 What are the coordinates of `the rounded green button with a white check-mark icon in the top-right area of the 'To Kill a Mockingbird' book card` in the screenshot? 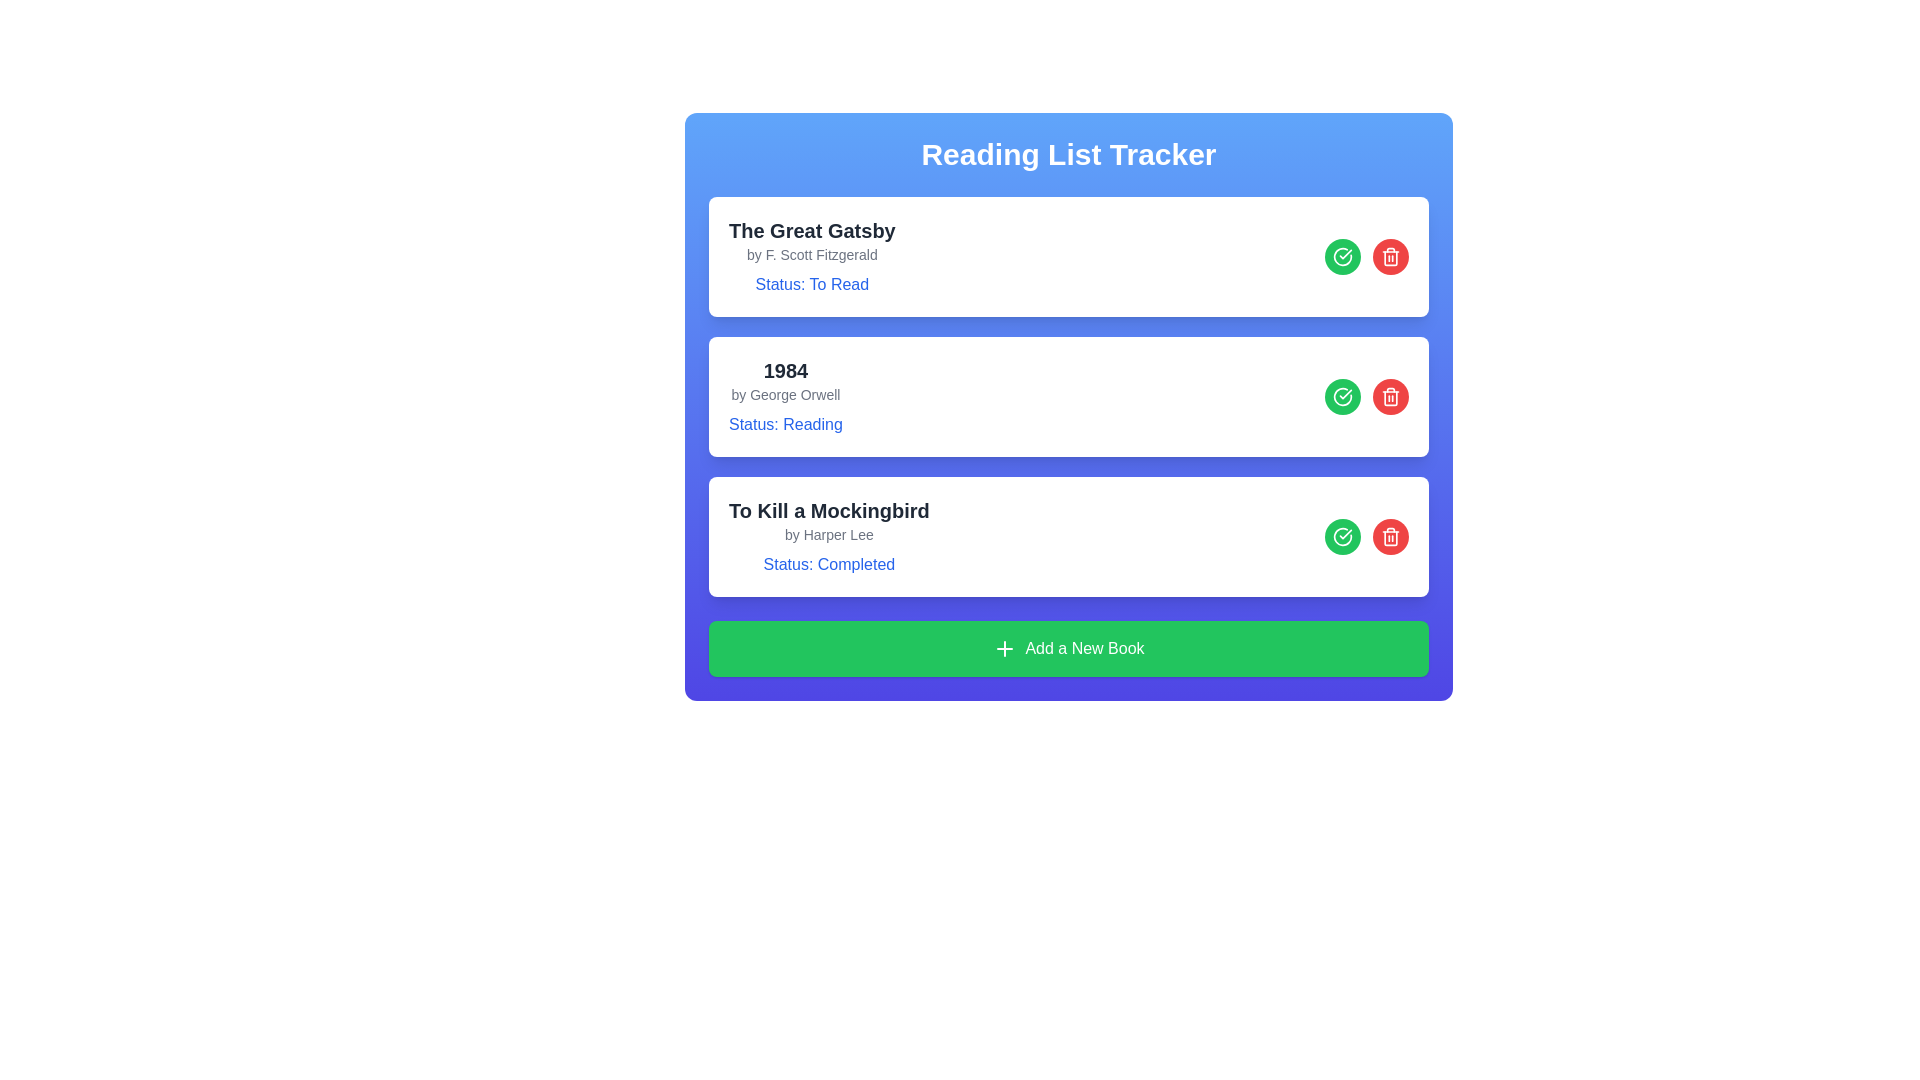 It's located at (1343, 535).